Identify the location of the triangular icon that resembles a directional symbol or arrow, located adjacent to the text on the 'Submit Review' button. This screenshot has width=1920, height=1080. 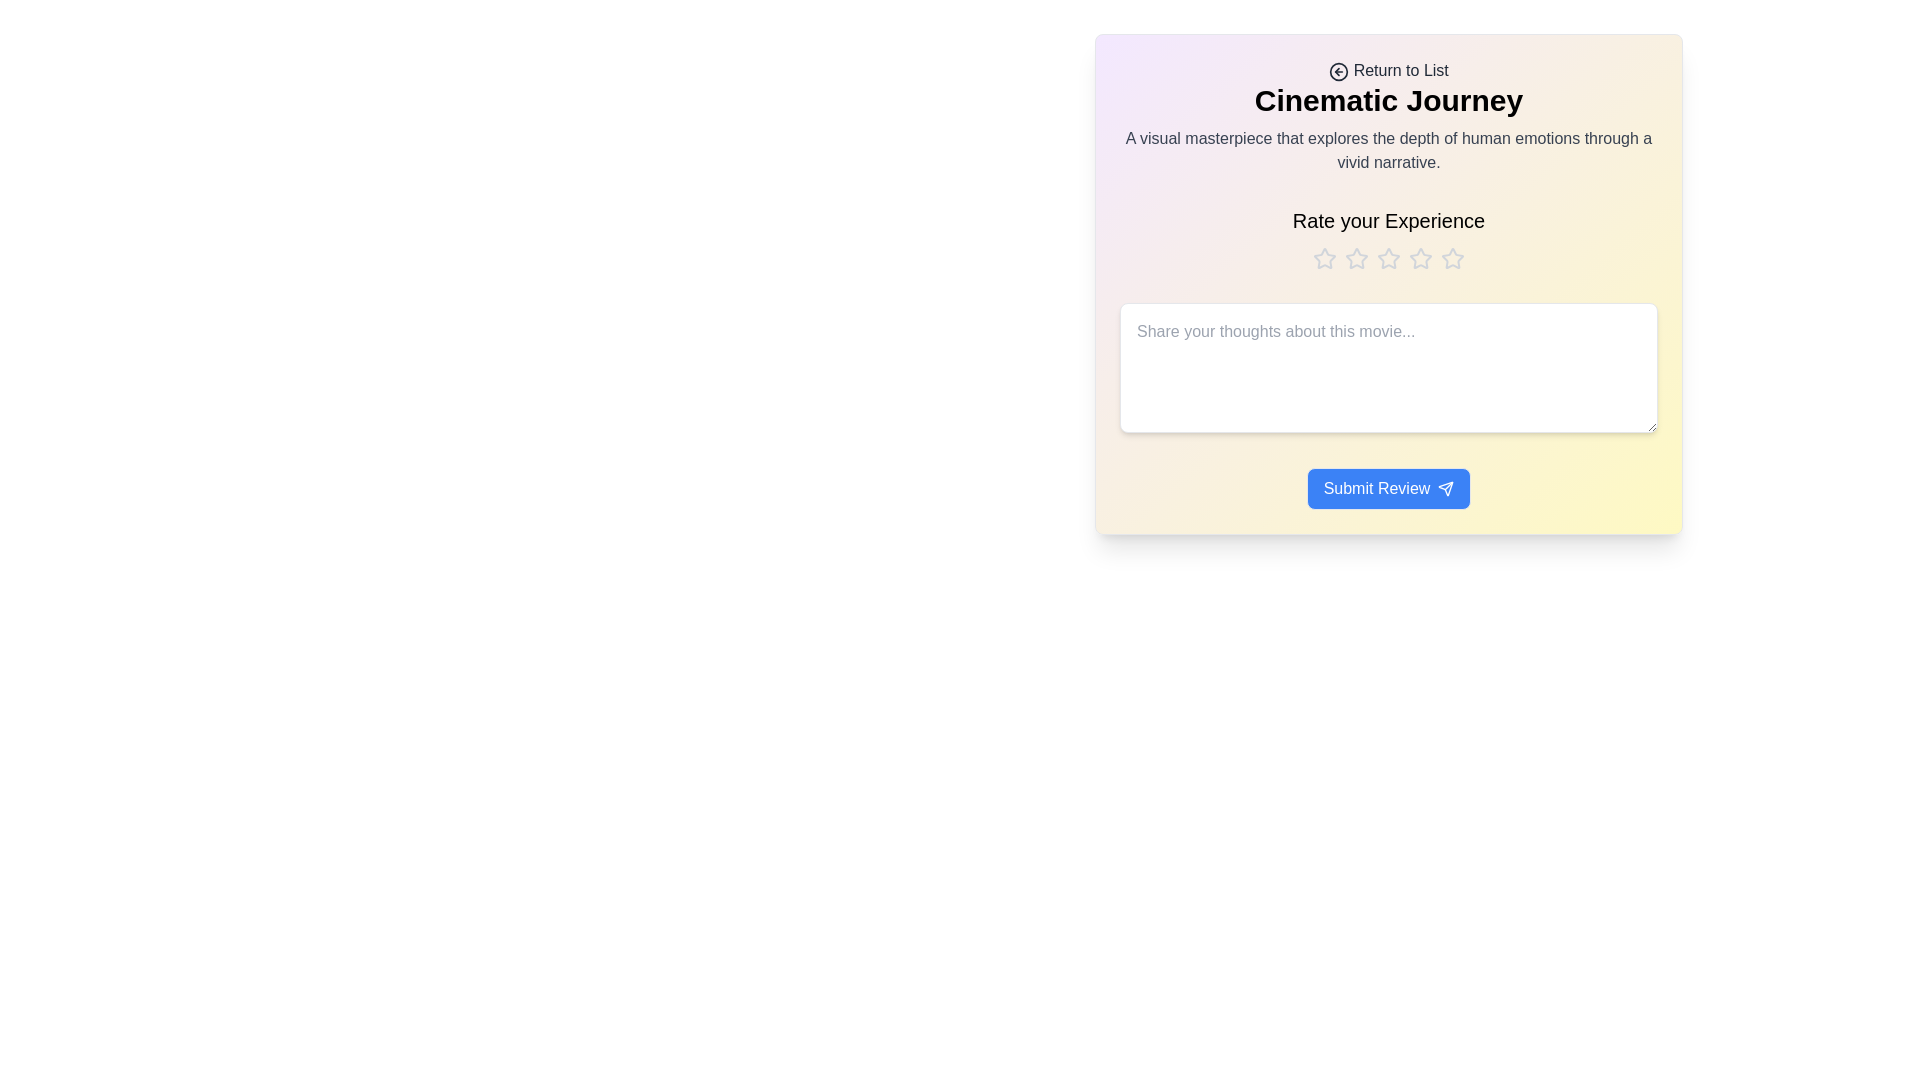
(1446, 489).